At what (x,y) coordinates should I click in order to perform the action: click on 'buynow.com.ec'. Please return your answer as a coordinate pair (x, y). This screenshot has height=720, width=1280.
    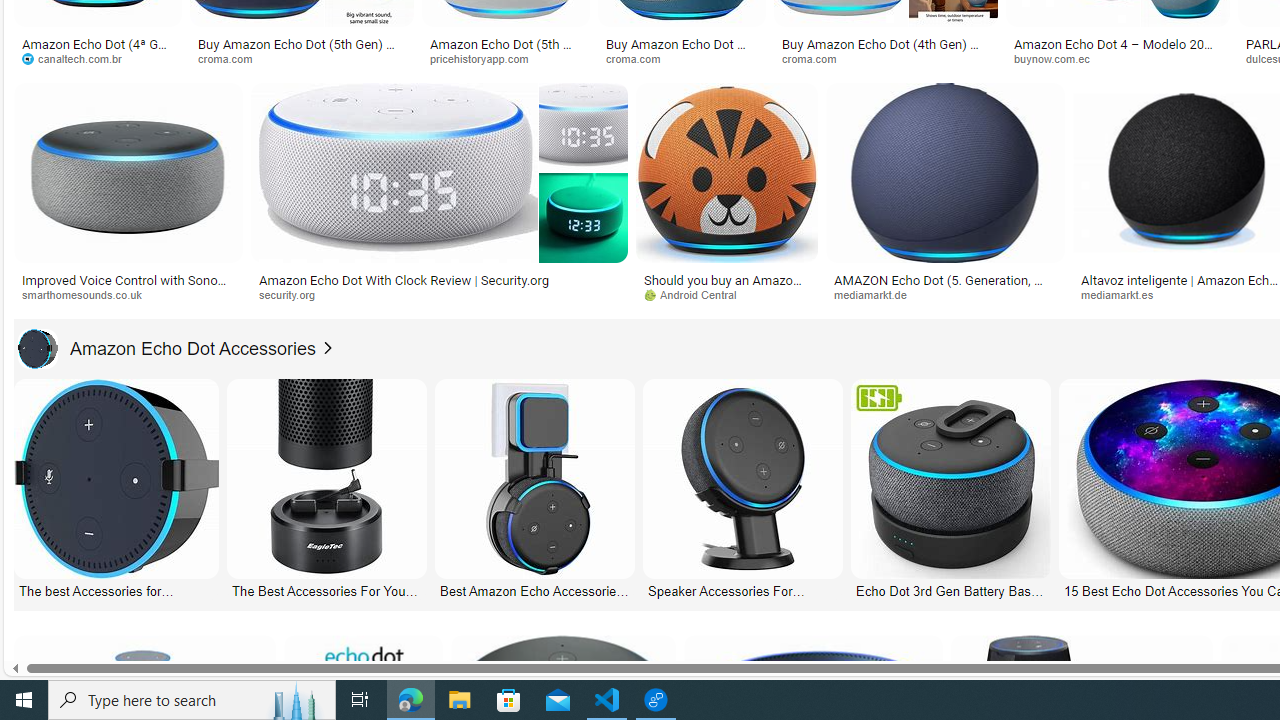
    Looking at the image, I should click on (1057, 57).